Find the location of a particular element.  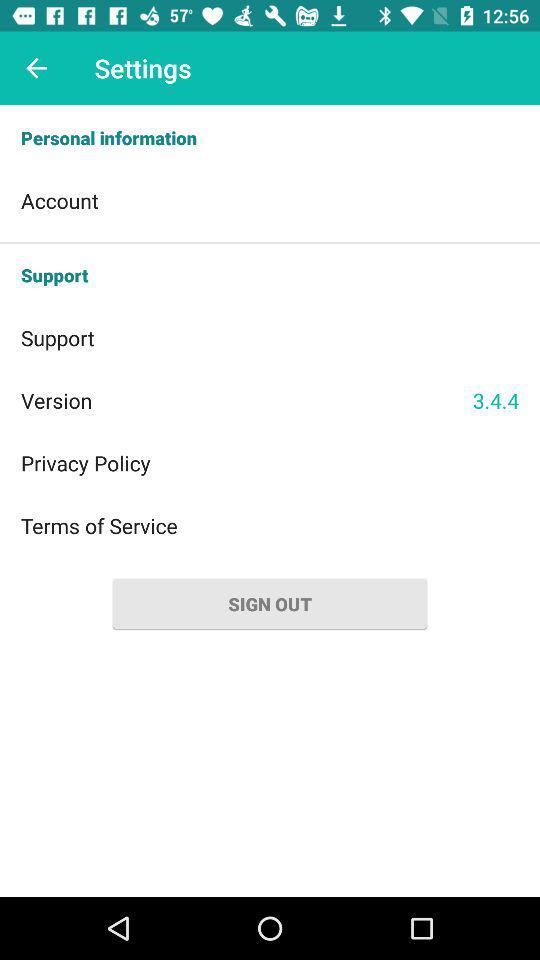

icon next to the version item is located at coordinates (494, 399).